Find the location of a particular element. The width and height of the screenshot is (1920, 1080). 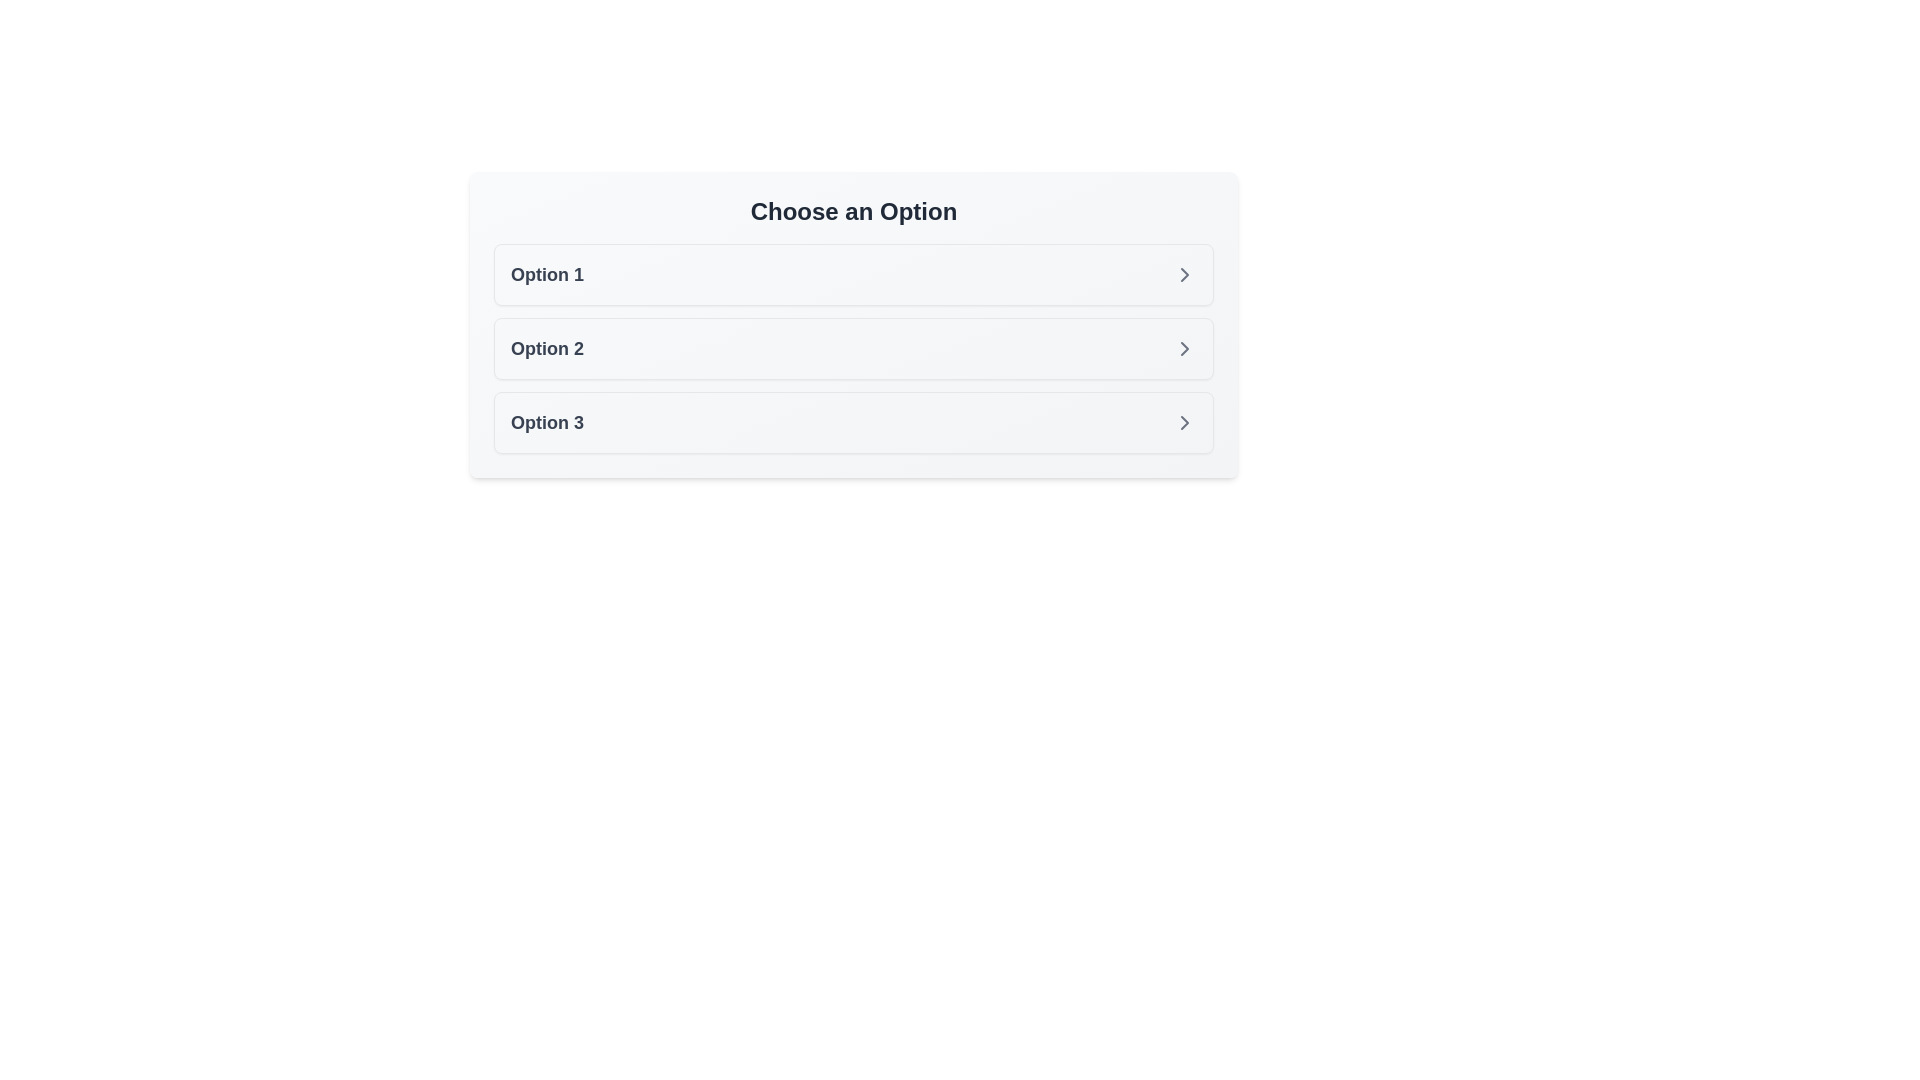

the chevron icon located at the far-right of the first option in the 'Choose an Option' list is located at coordinates (1185, 274).